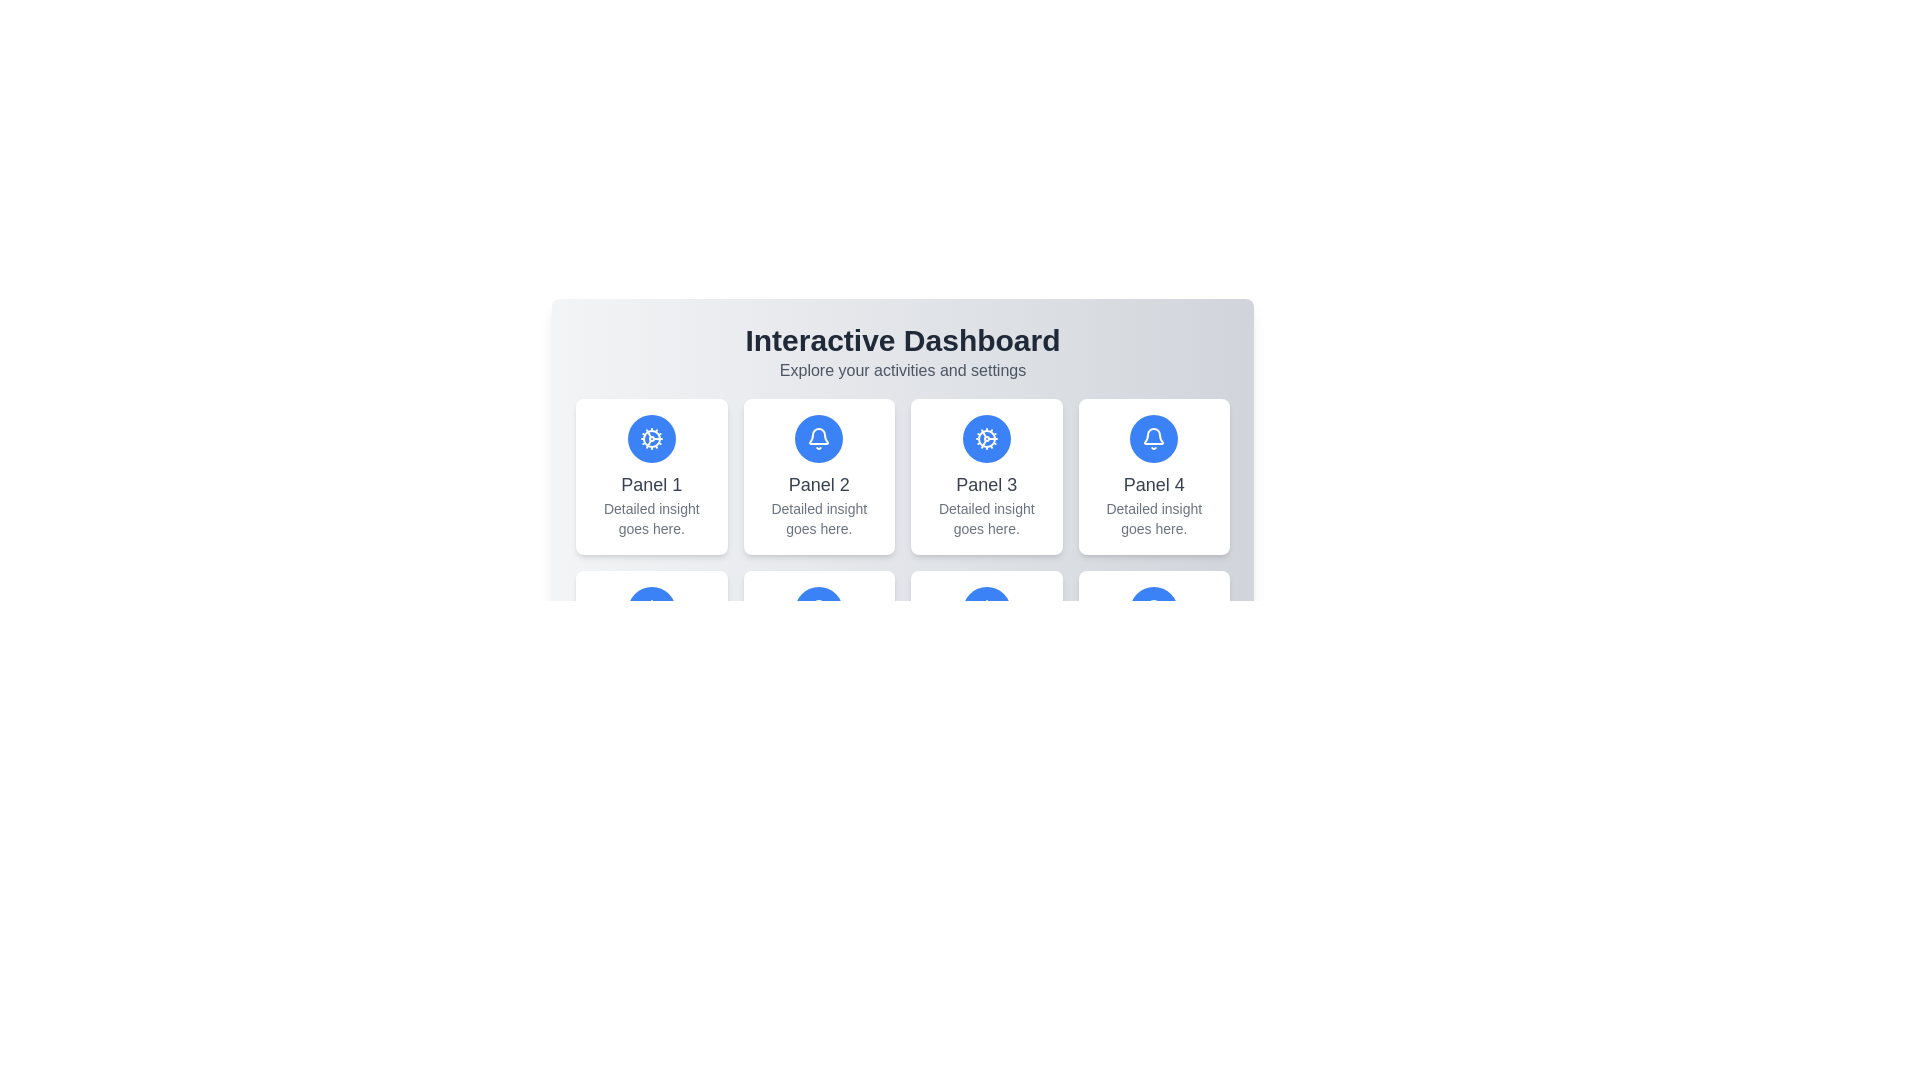 The height and width of the screenshot is (1080, 1920). I want to click on the Informational card located as the fourth box in the first row of the grid layout, which serves as a navigation or informational card, so click(1154, 477).